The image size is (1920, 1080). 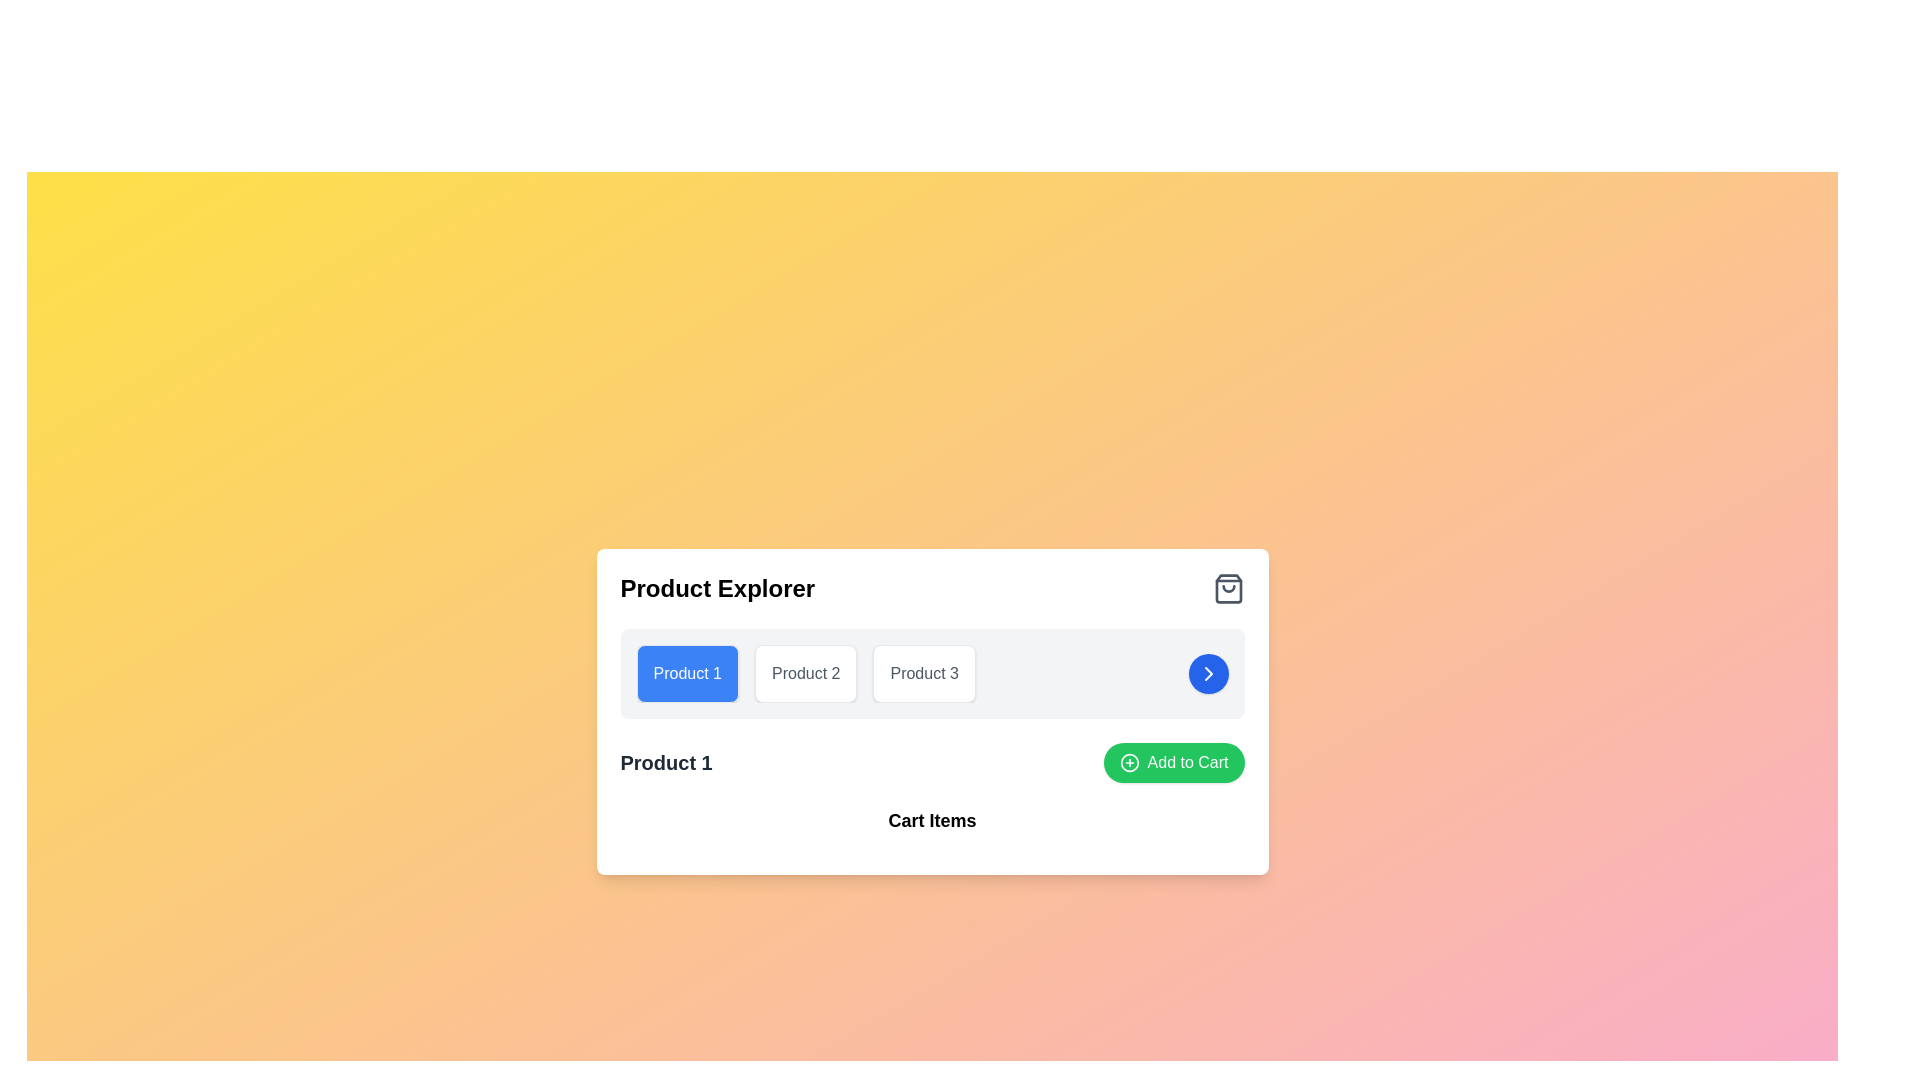 I want to click on the first selectable button for 'Product 1', so click(x=687, y=673).